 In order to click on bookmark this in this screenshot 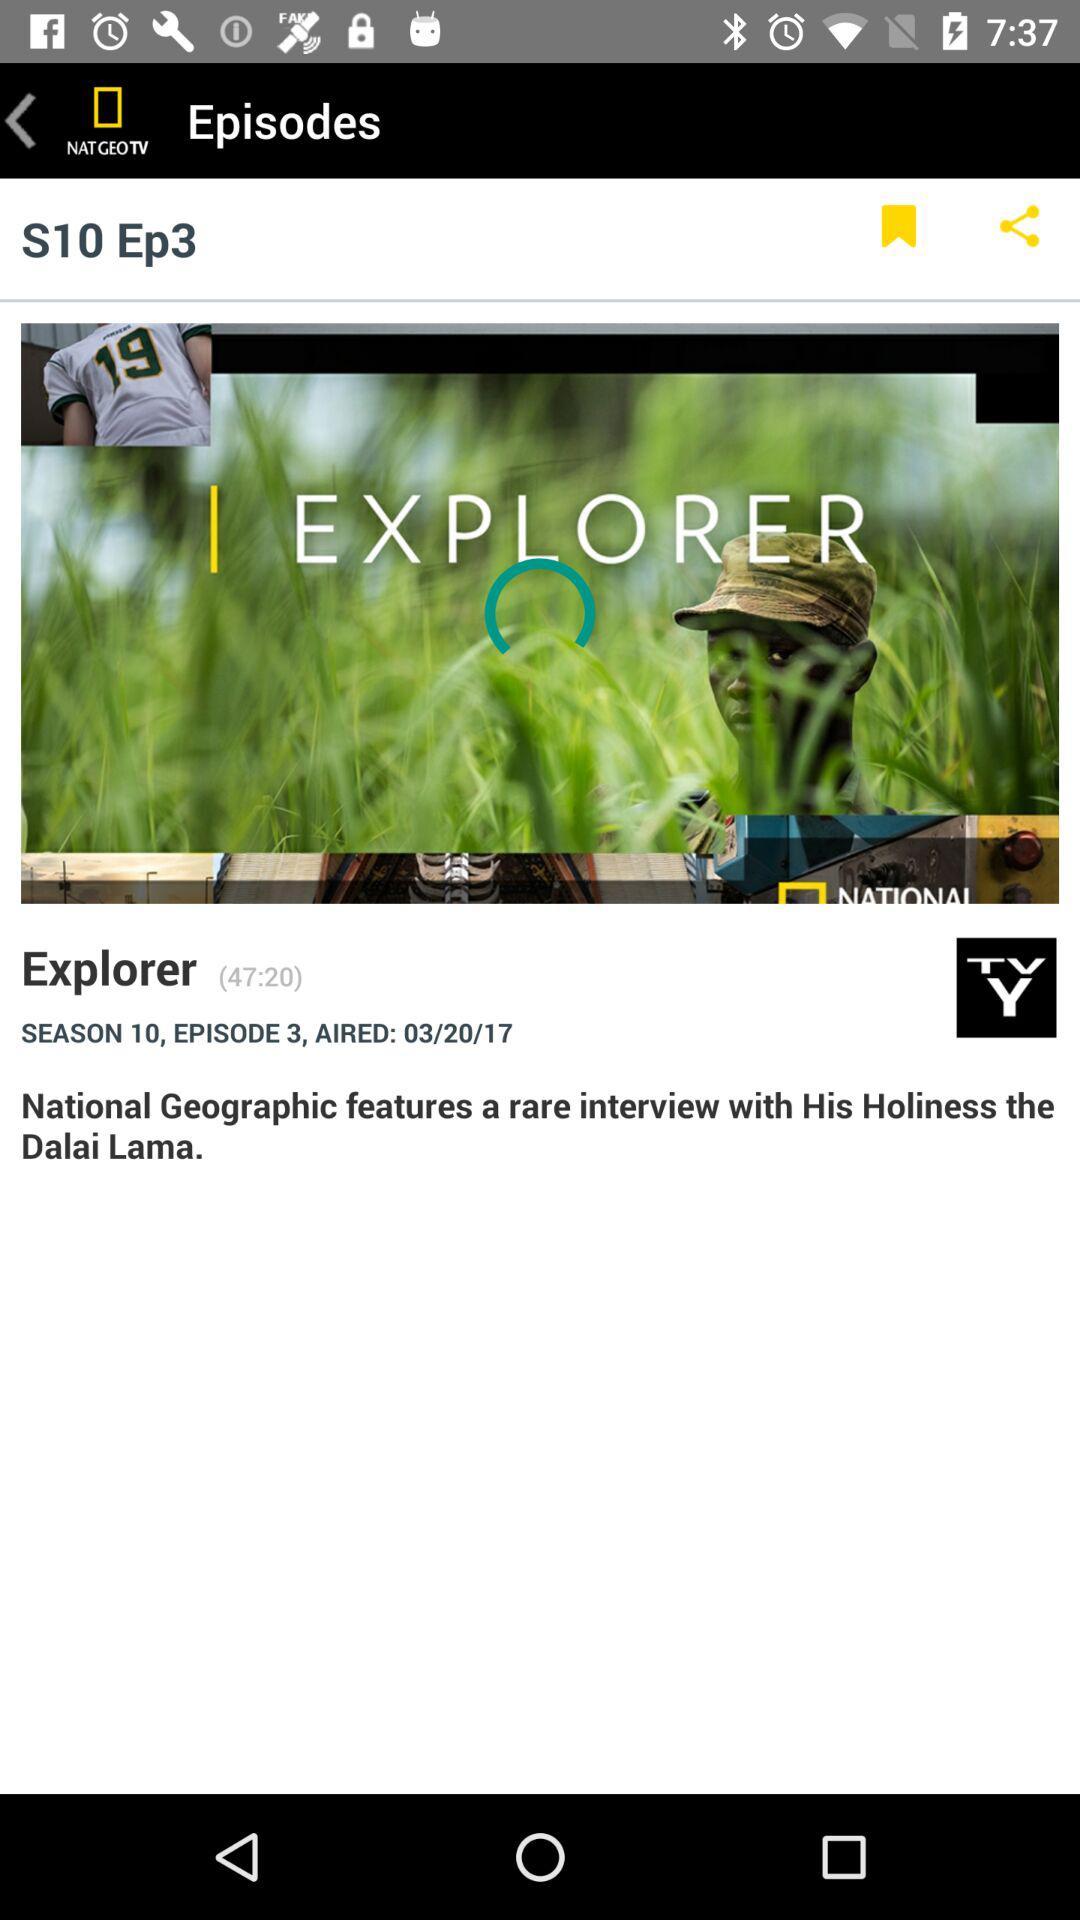, I will do `click(897, 238)`.